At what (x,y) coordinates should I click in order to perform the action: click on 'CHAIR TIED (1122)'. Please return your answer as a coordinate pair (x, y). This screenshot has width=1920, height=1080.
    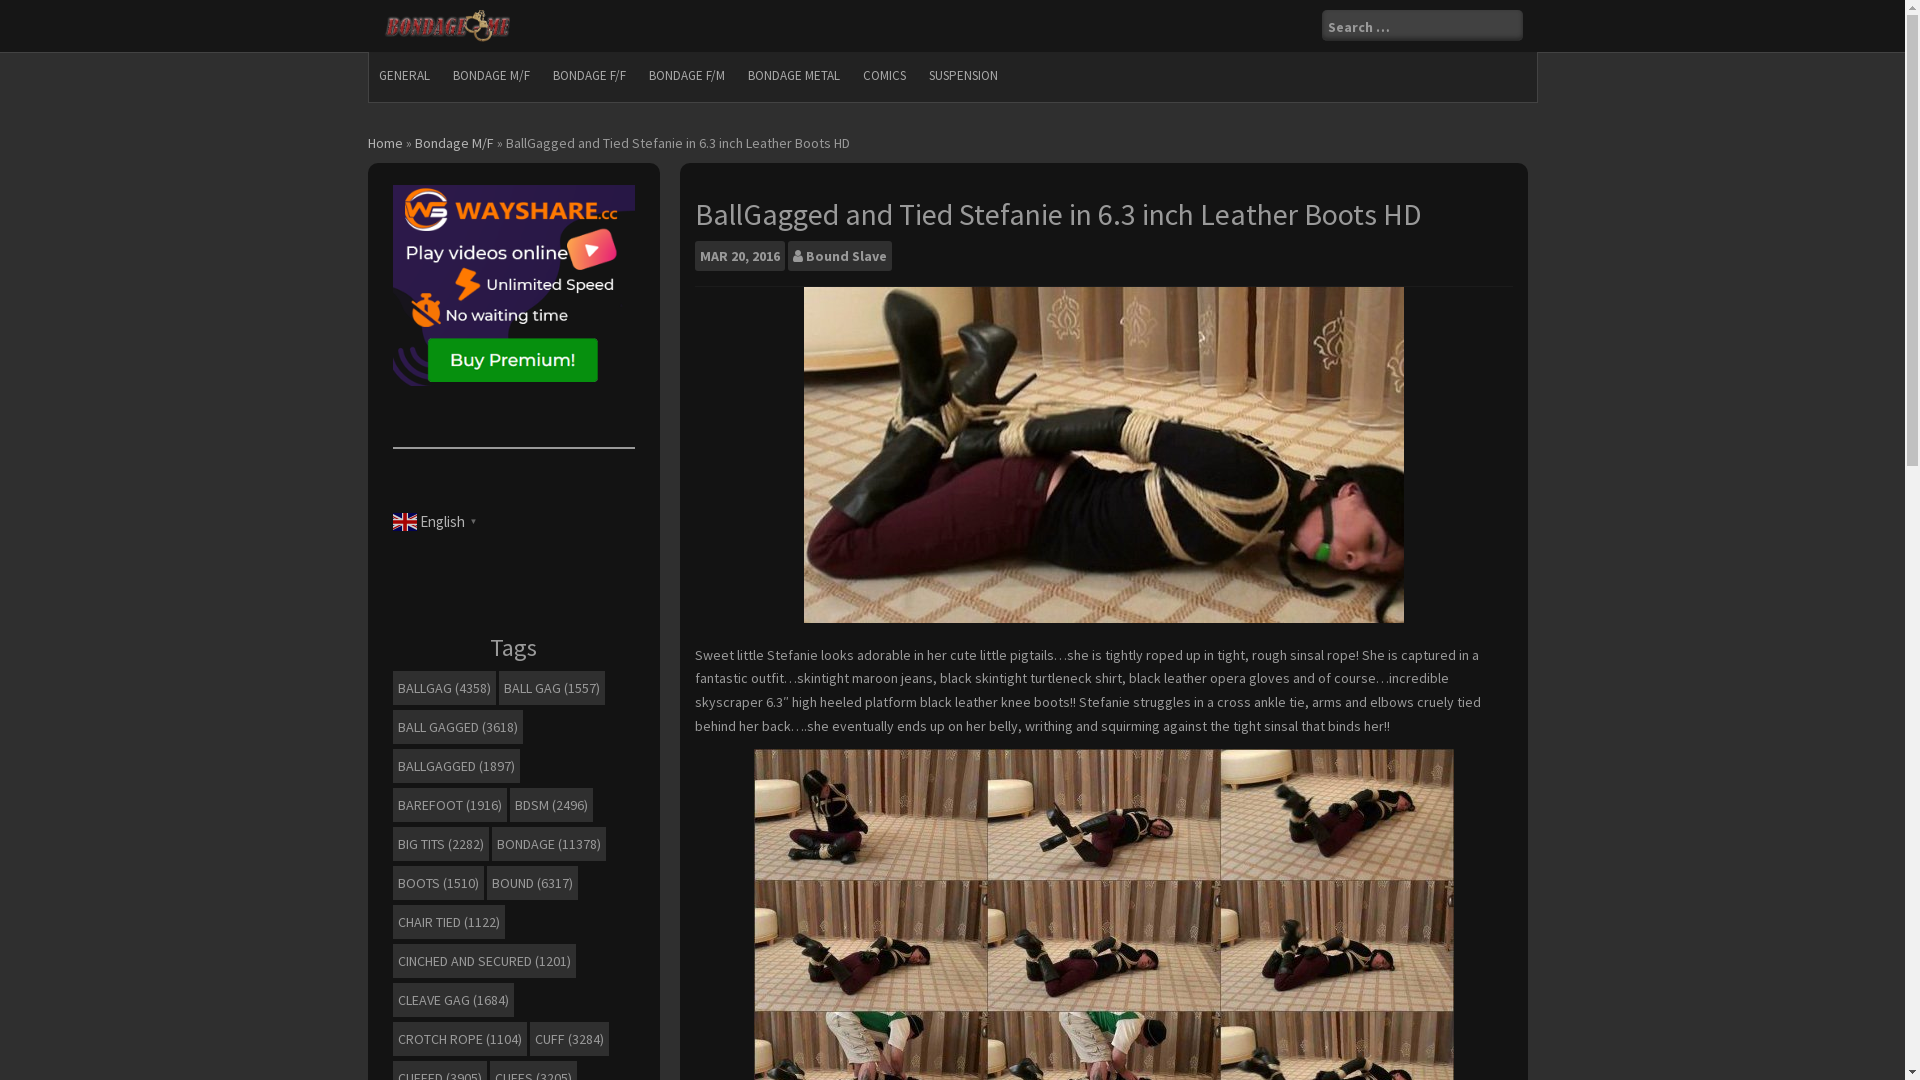
    Looking at the image, I should click on (446, 921).